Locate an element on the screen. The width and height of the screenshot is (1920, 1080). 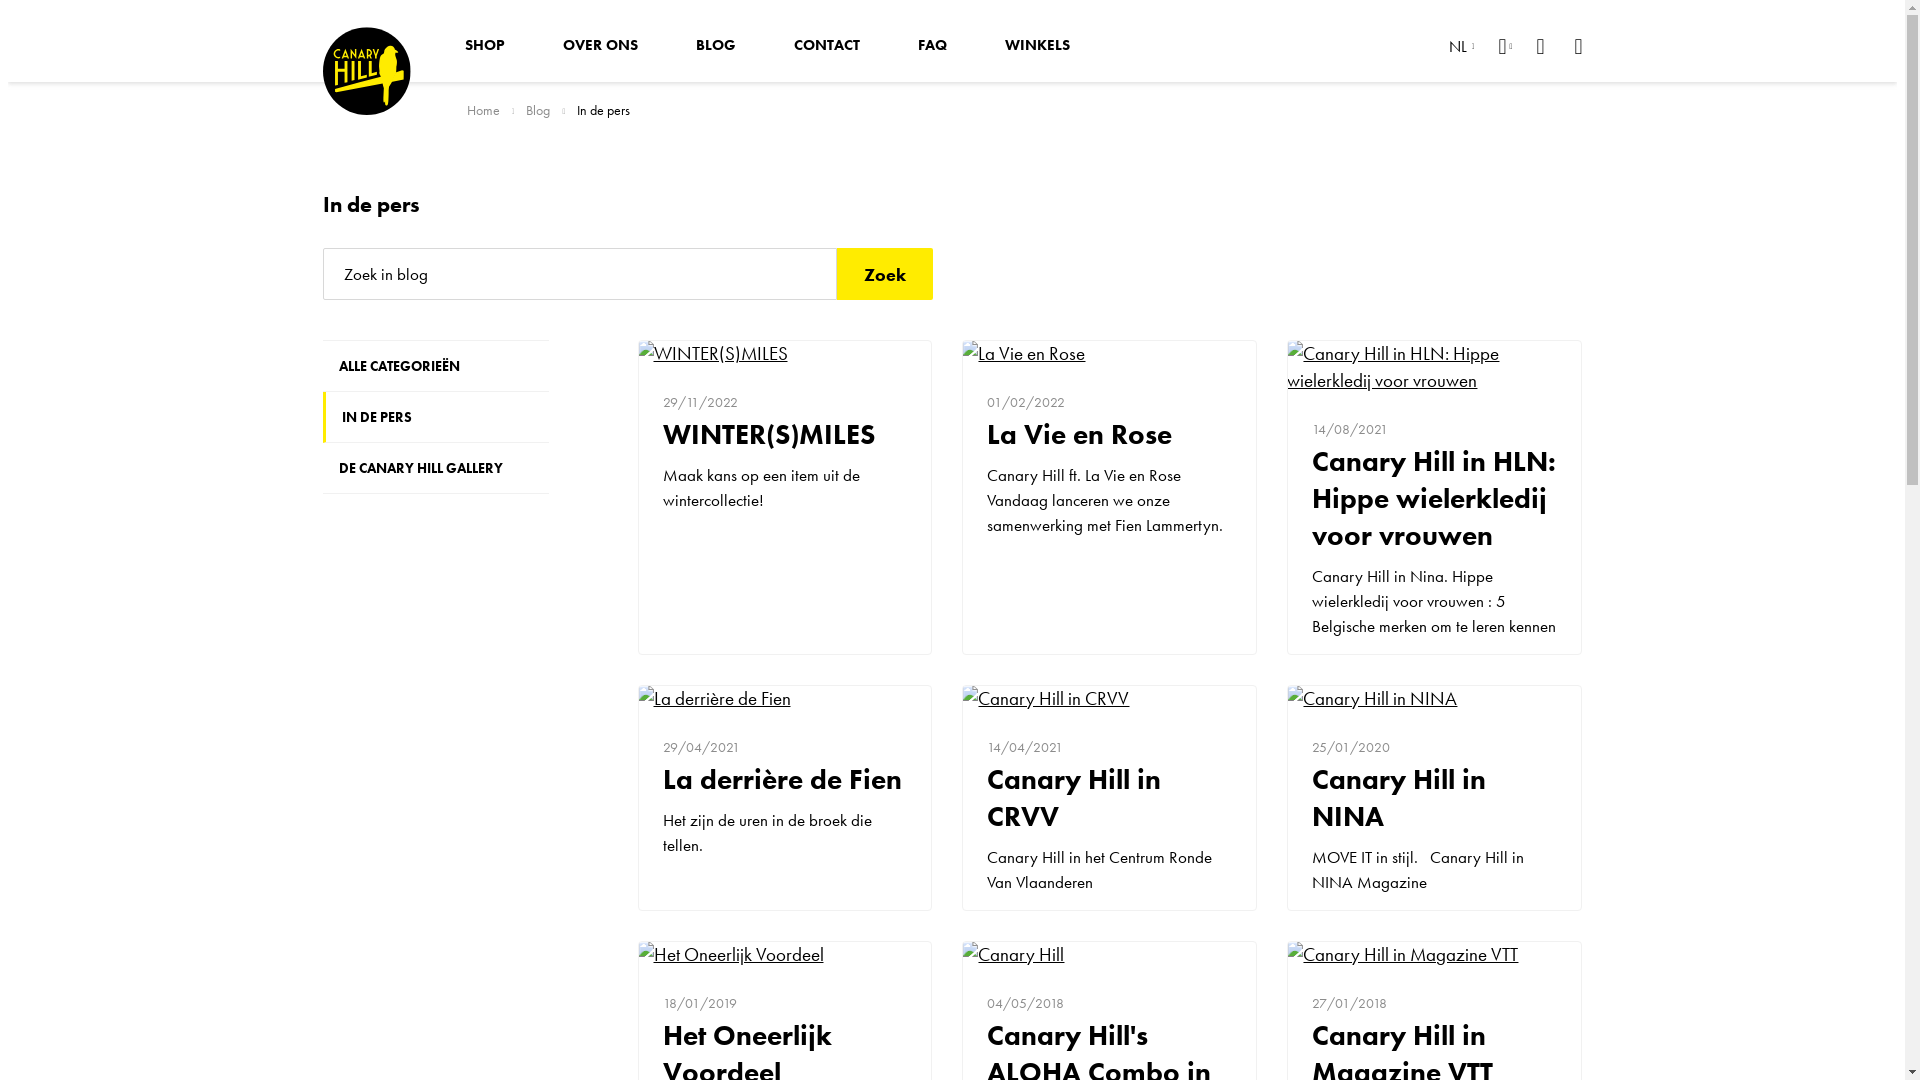
'SHOP' is located at coordinates (484, 45).